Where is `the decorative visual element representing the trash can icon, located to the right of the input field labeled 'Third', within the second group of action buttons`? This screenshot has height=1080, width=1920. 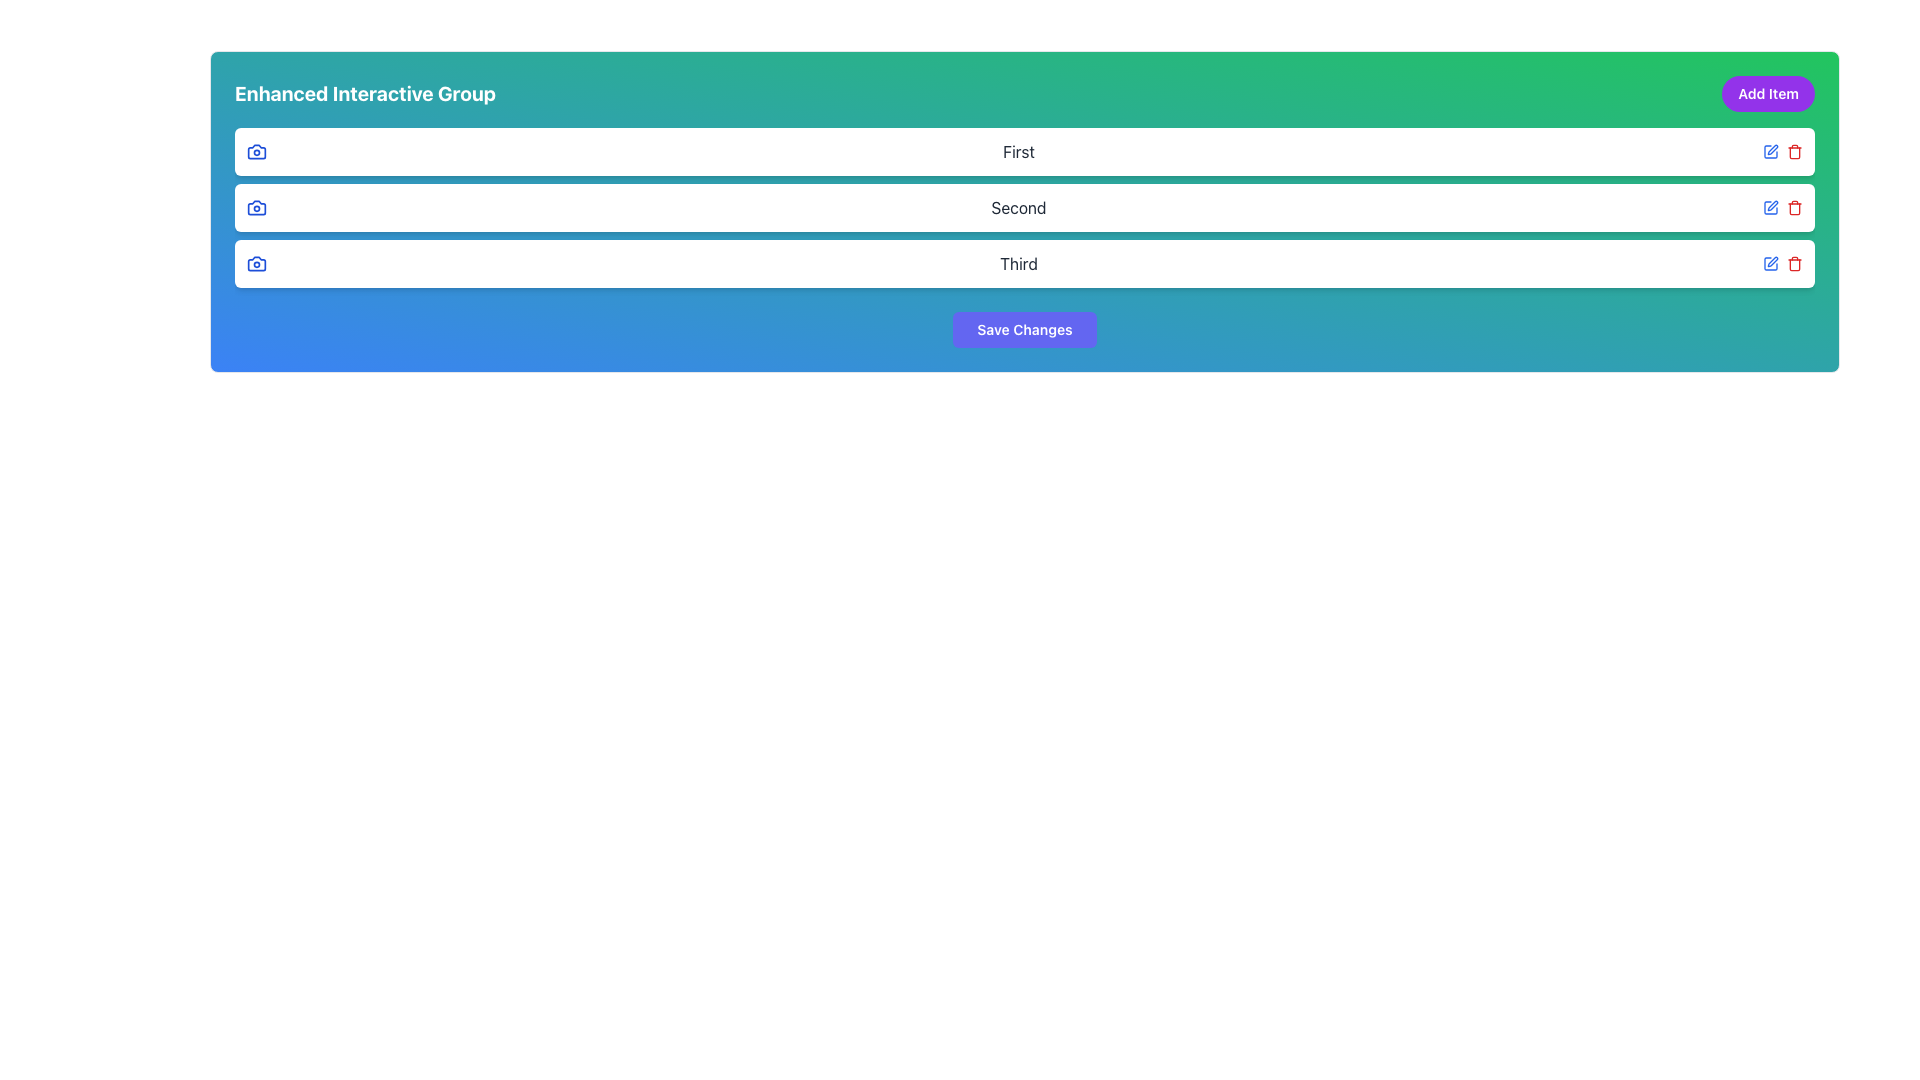
the decorative visual element representing the trash can icon, located to the right of the input field labeled 'Third', within the second group of action buttons is located at coordinates (1795, 152).